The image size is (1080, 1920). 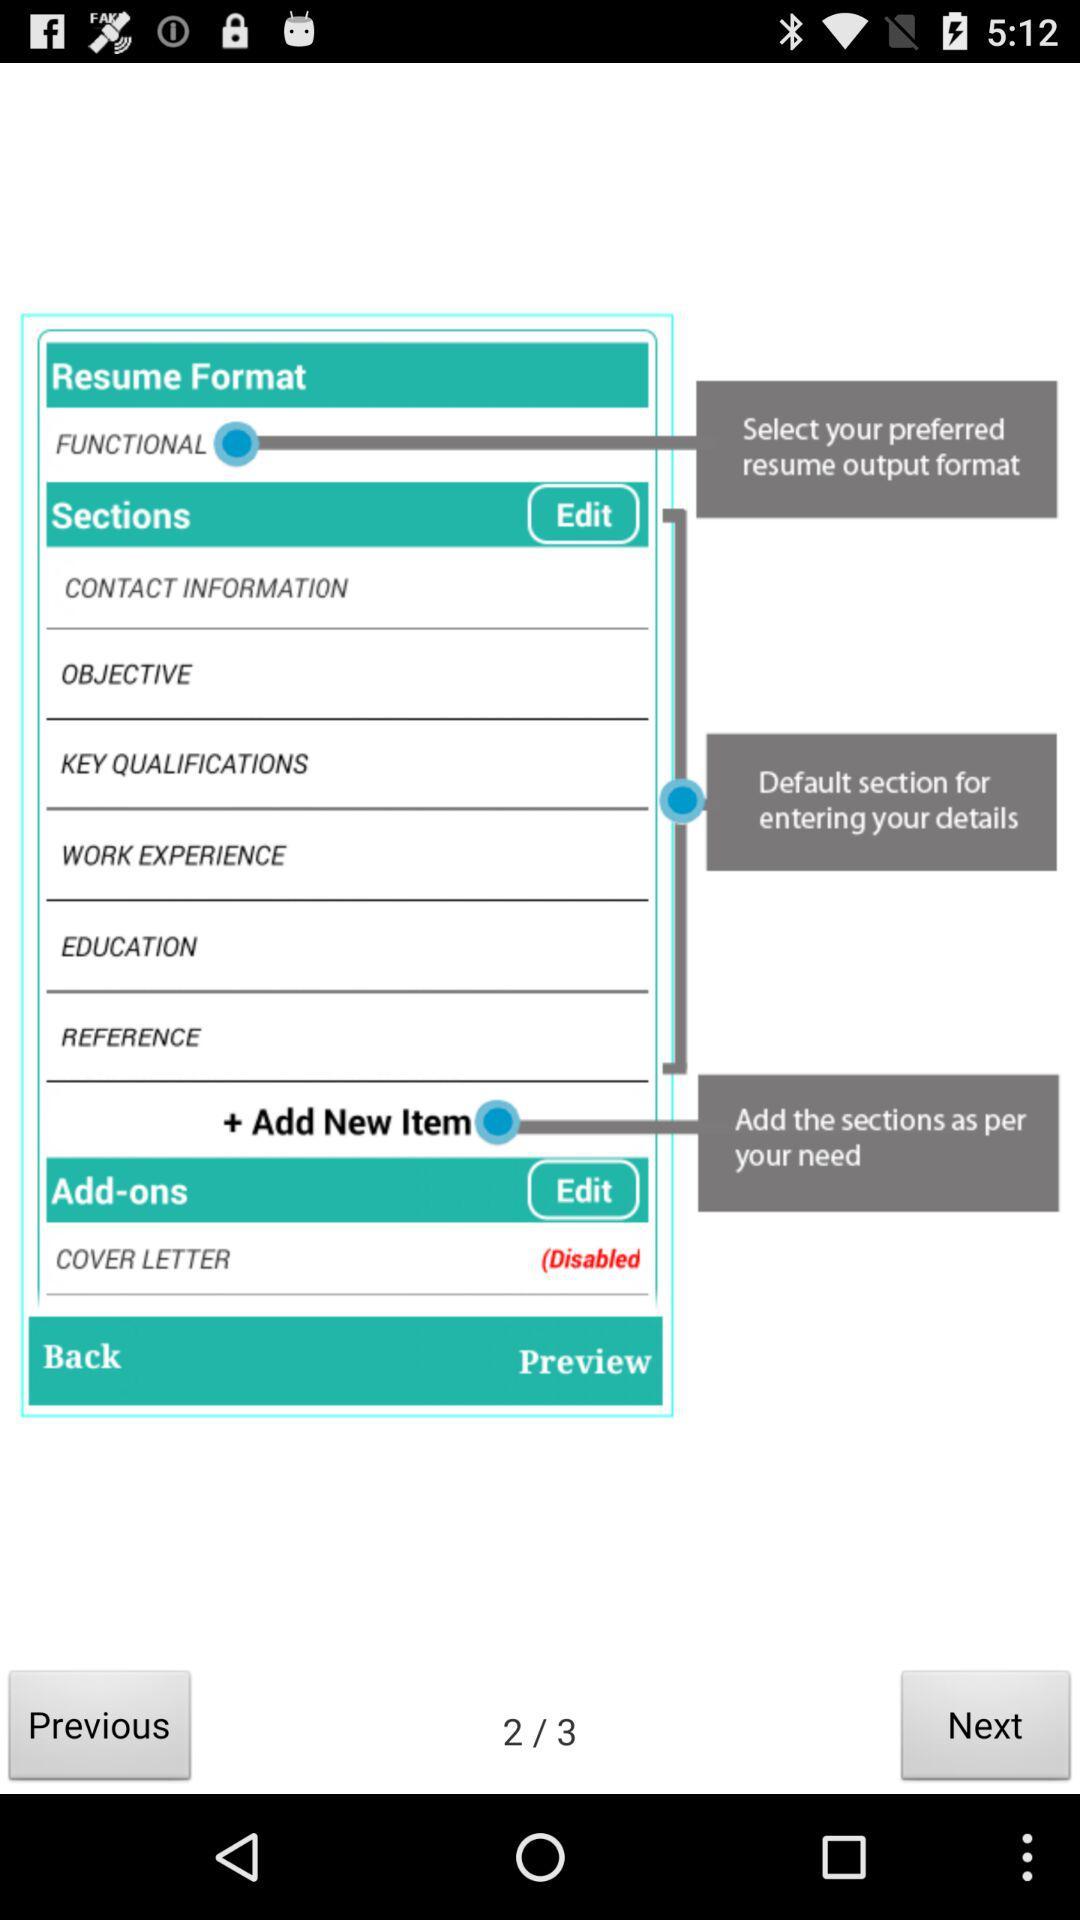 What do you see at coordinates (985, 1730) in the screenshot?
I see `the icon to the right of the 2 / 3 item` at bounding box center [985, 1730].